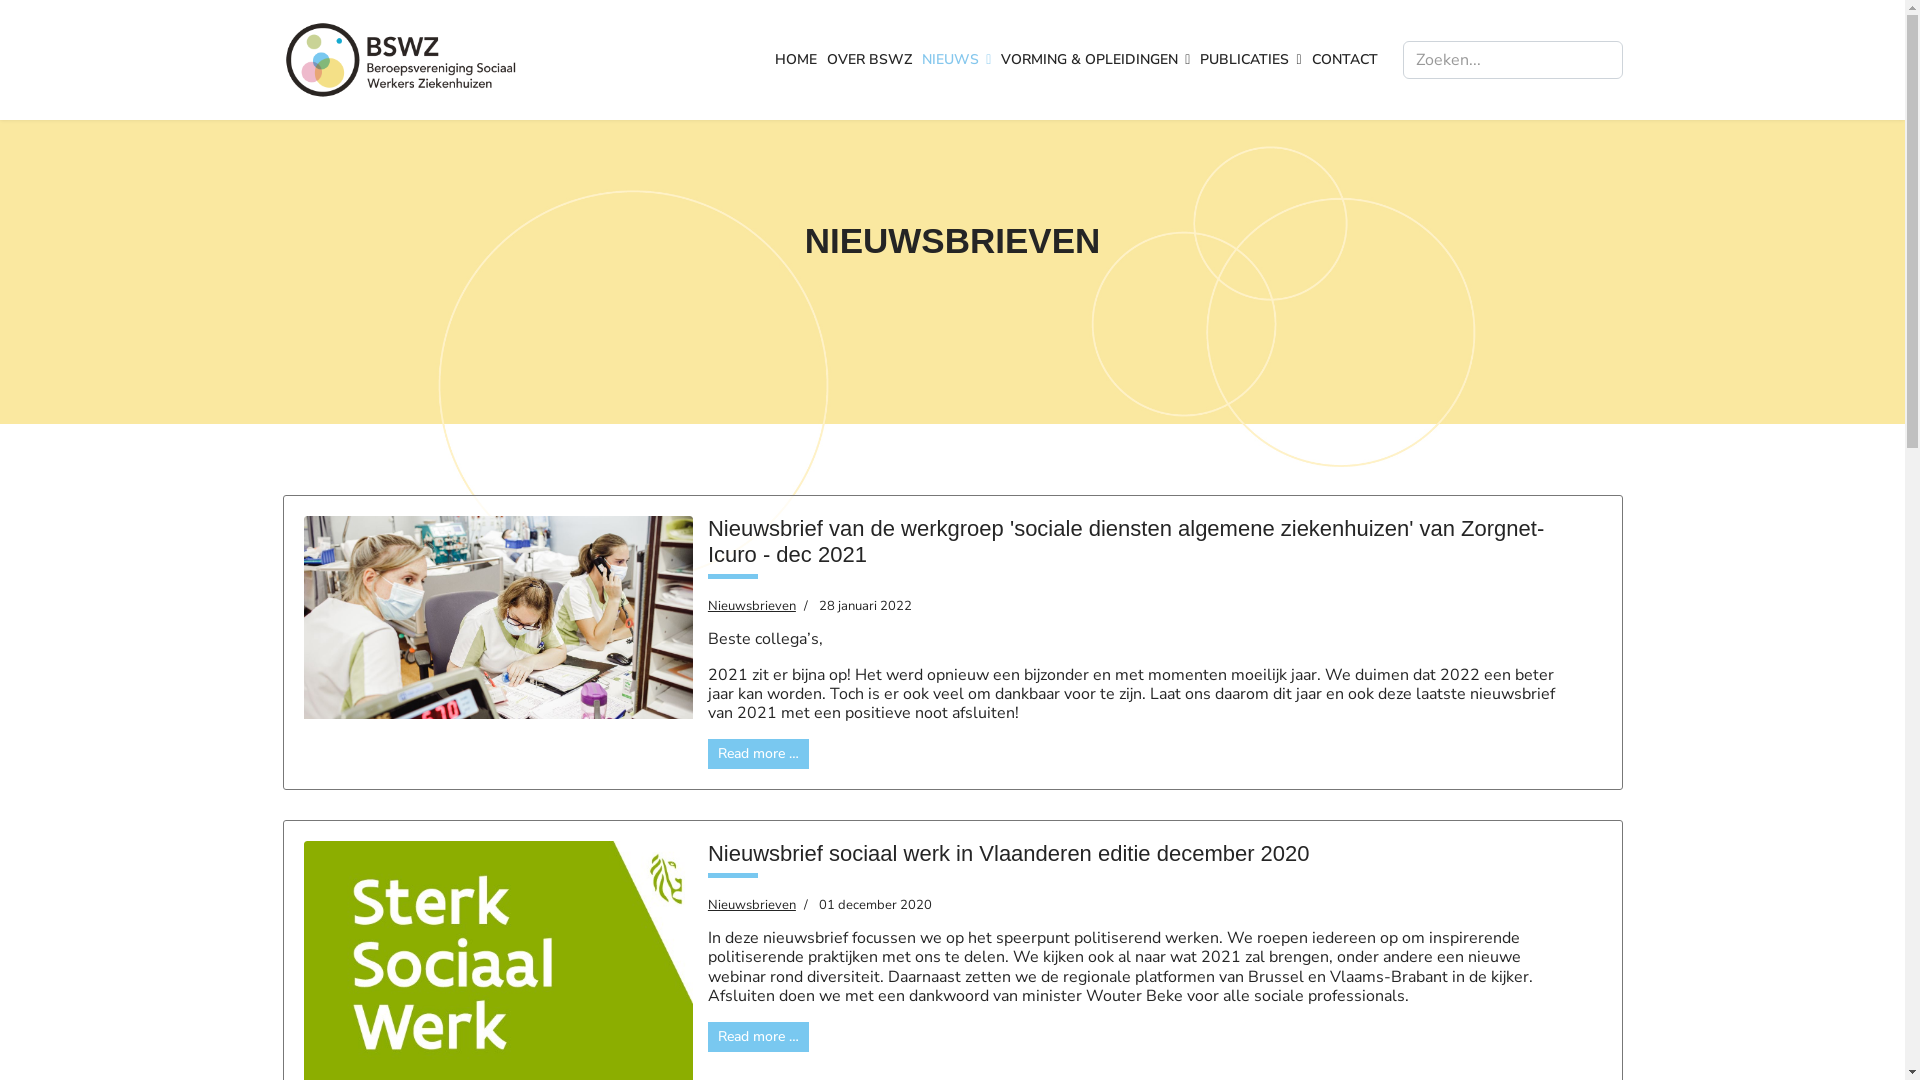 The width and height of the screenshot is (1920, 1080). Describe the element at coordinates (1008, 853) in the screenshot. I see `'Nieuwsbrief sociaal werk in Vlaanderen editie december 2020'` at that location.